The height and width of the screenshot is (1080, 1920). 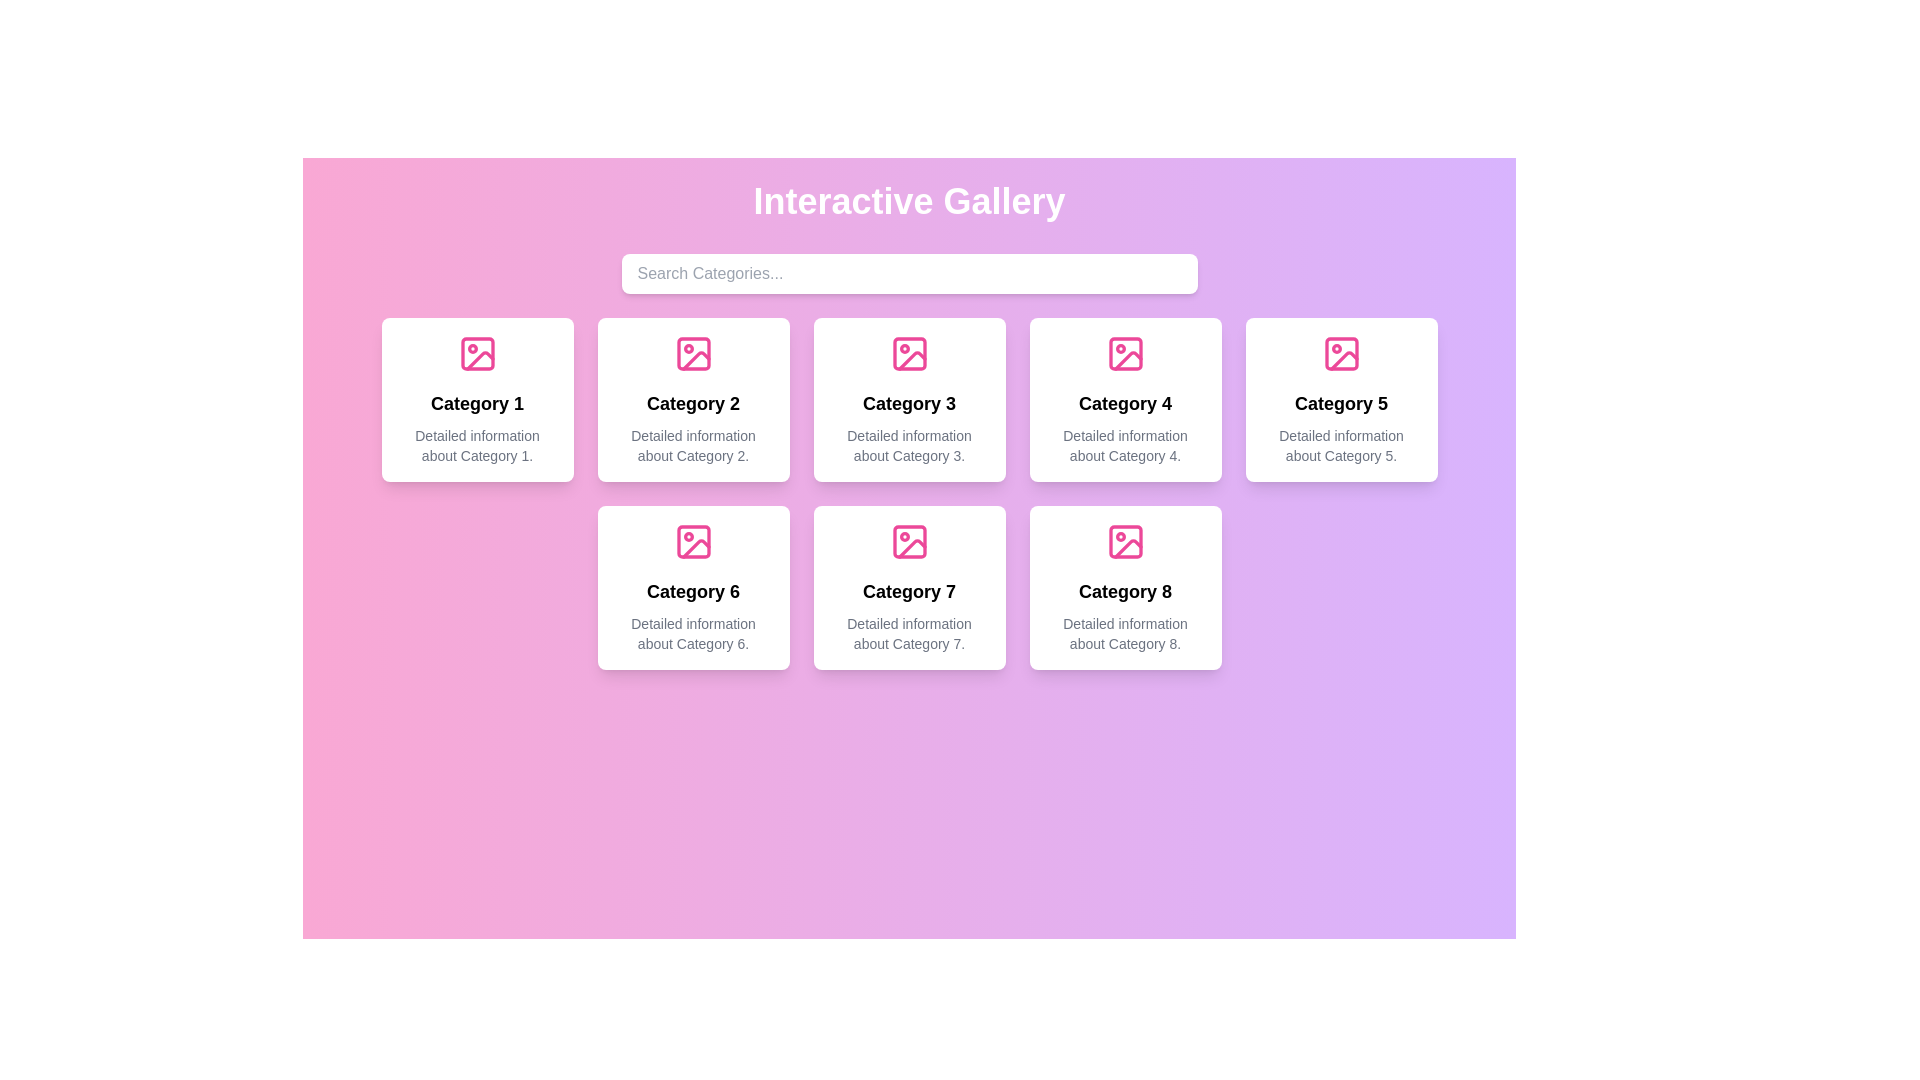 What do you see at coordinates (1125, 353) in the screenshot?
I see `the pink outlined photo icon located within the card labeled 'Category 4', positioned between 'Category 3' and 'Category 5'` at bounding box center [1125, 353].